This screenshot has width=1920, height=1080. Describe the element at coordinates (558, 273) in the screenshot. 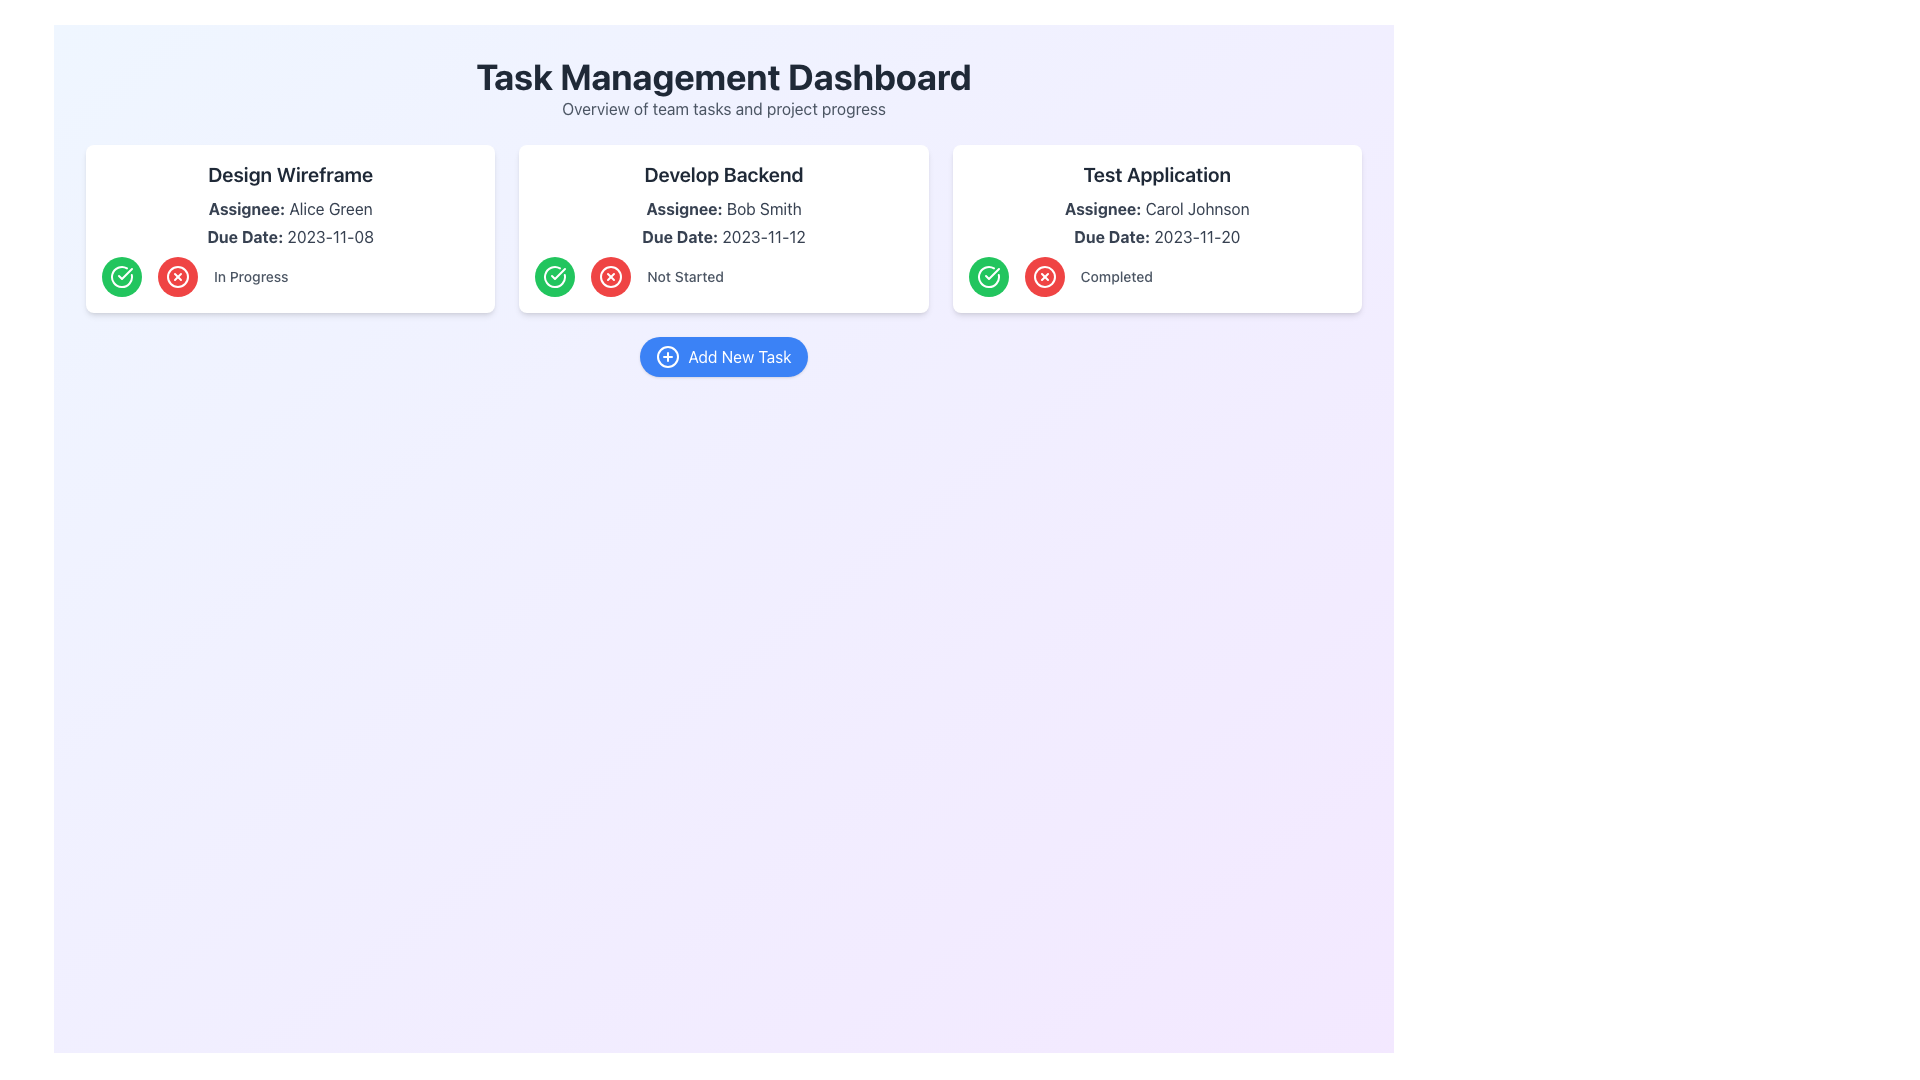

I see `the Checkmark Icon in the 'Develop Backend' task card, which is styled with a green stroke and located next to the red cross icon` at that location.